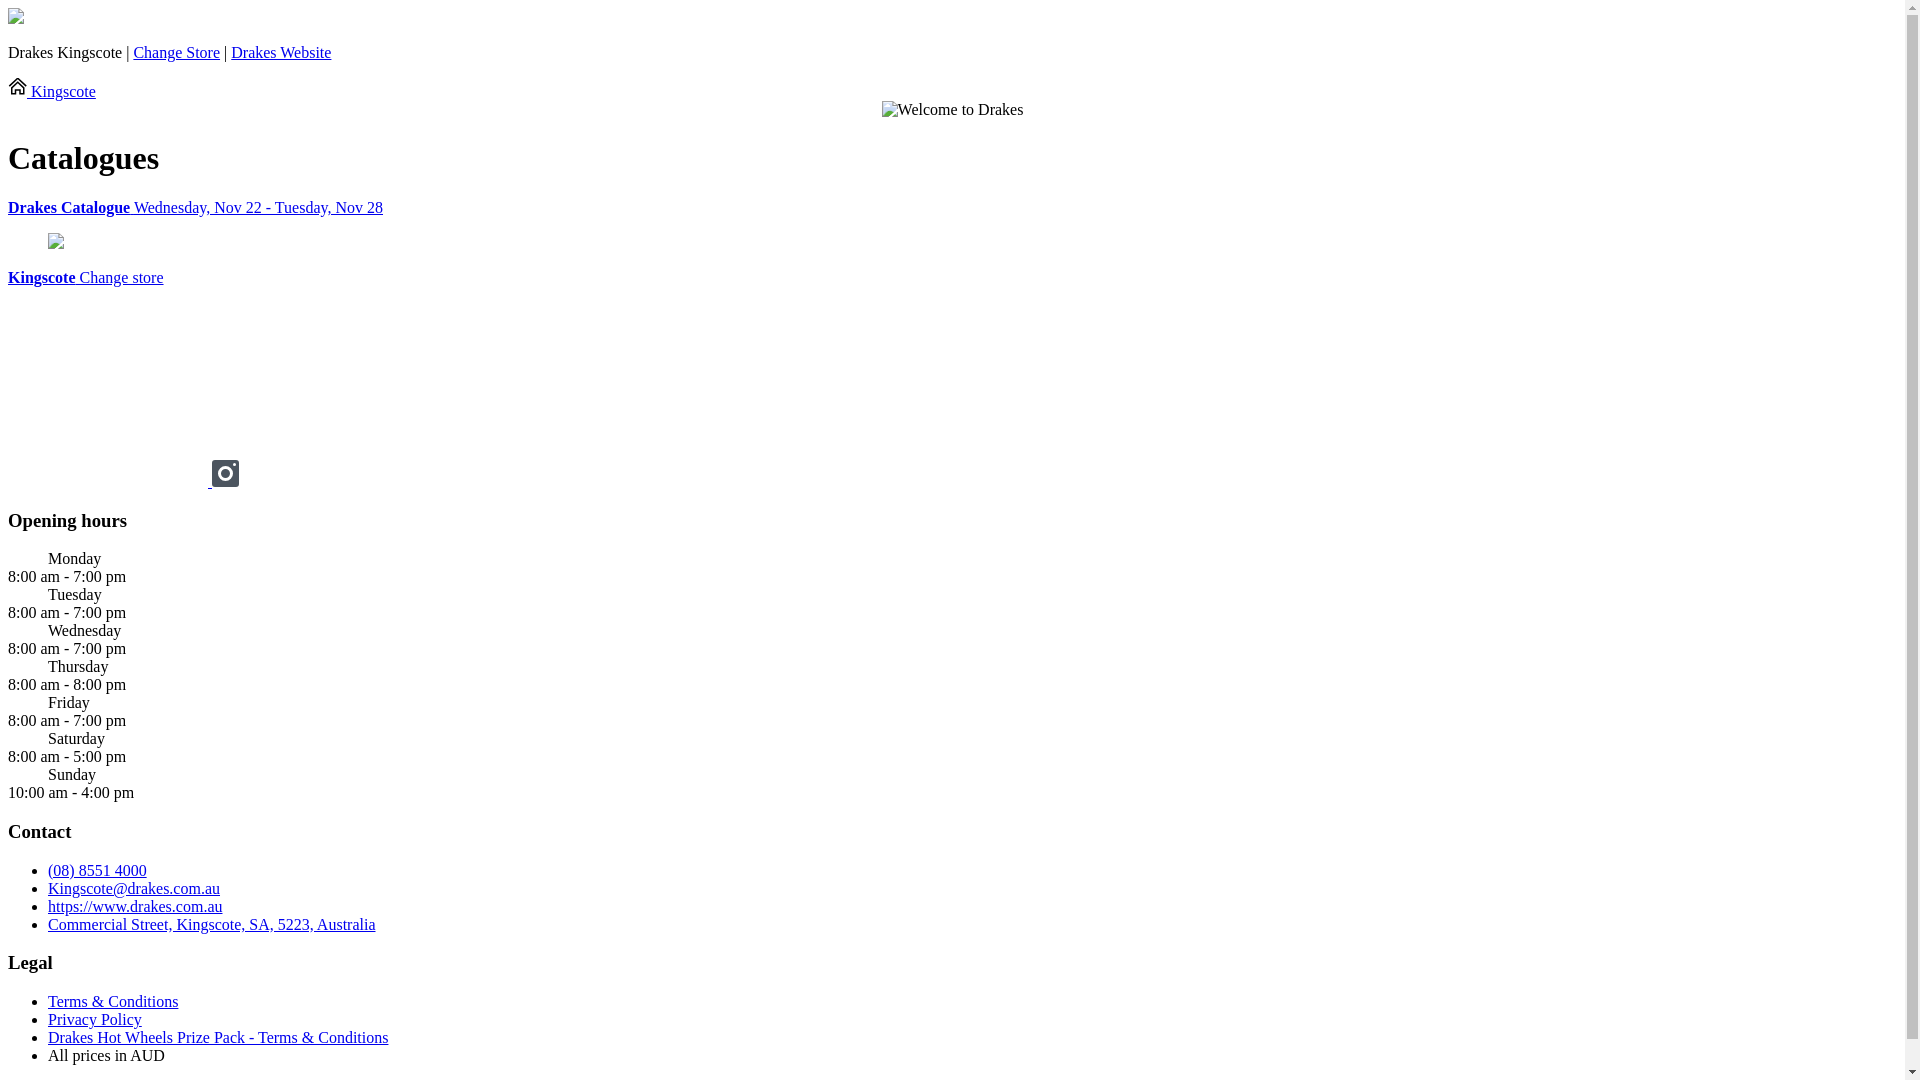 Image resolution: width=1920 pixels, height=1080 pixels. What do you see at coordinates (112, 1001) in the screenshot?
I see `'Terms & Conditions'` at bounding box center [112, 1001].